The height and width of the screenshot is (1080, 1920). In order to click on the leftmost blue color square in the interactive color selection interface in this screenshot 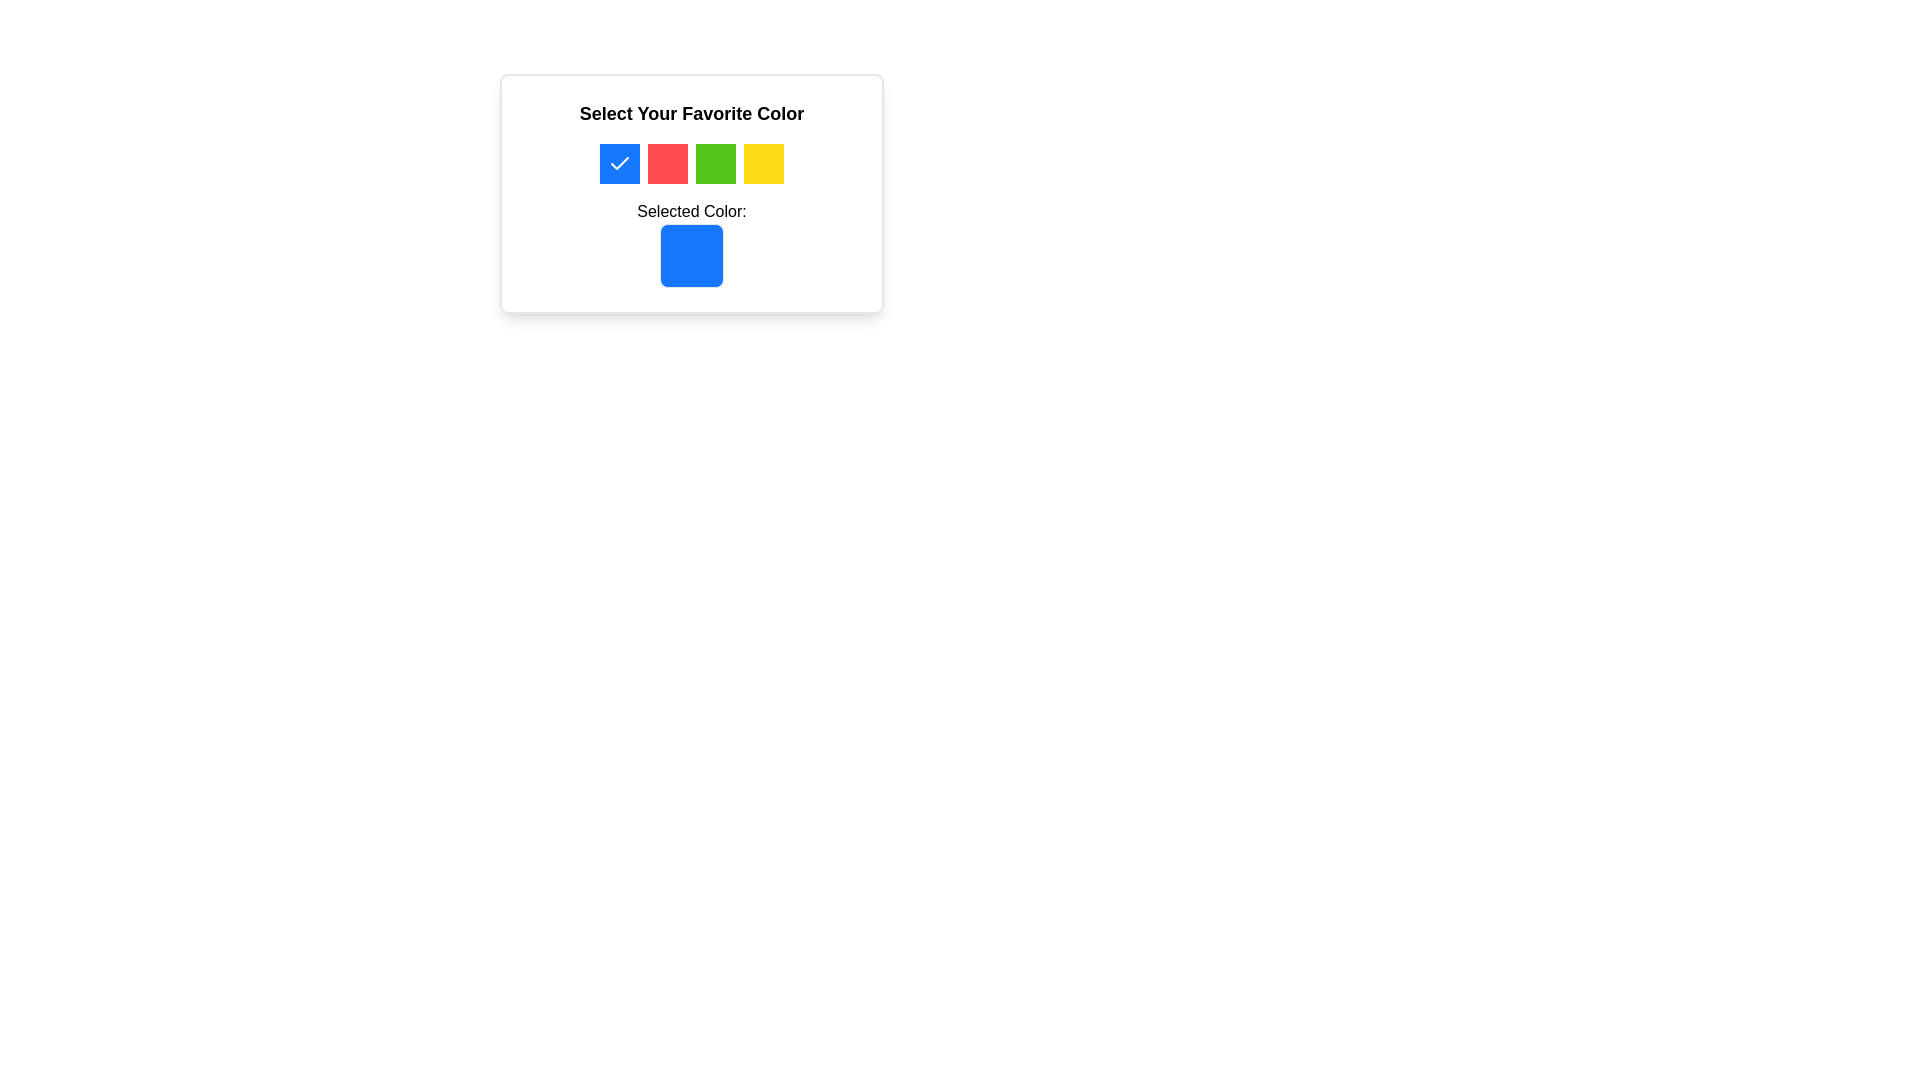, I will do `click(618, 163)`.